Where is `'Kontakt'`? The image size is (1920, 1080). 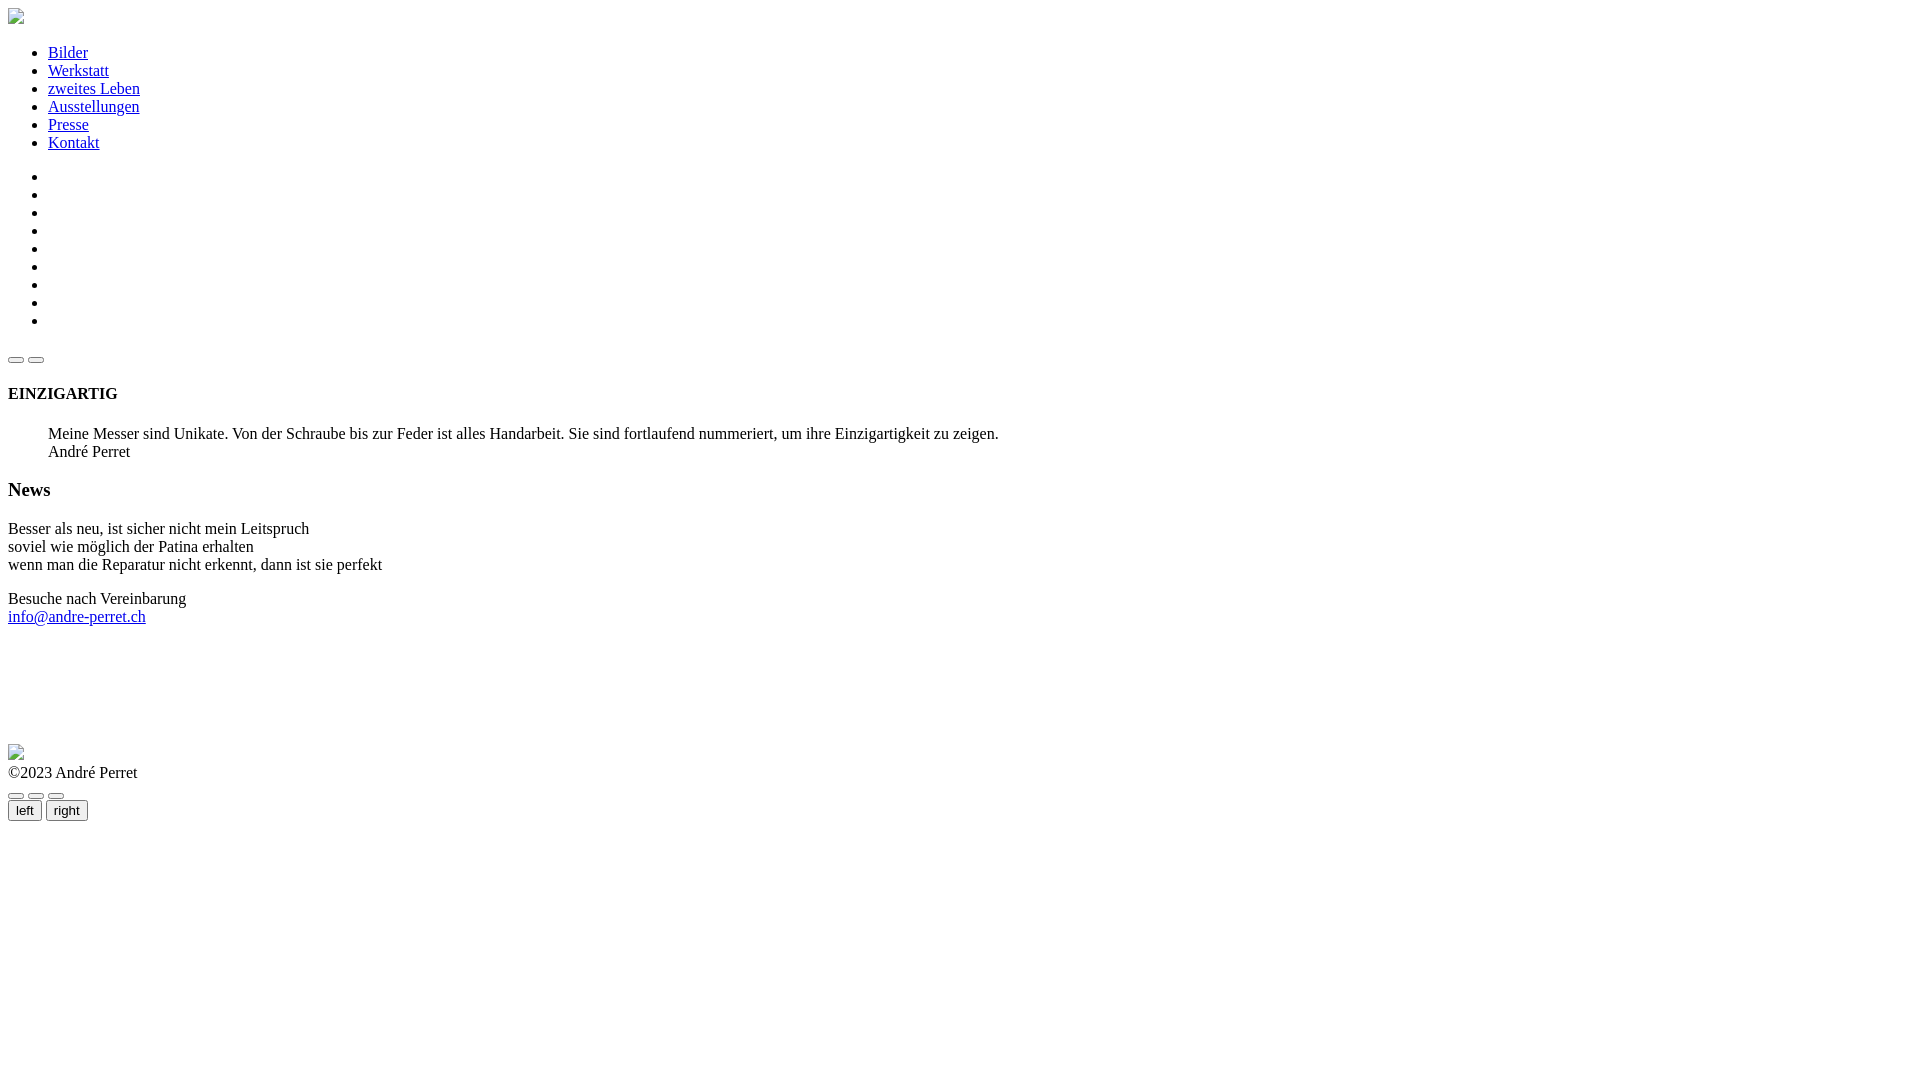
'Kontakt' is located at coordinates (48, 141).